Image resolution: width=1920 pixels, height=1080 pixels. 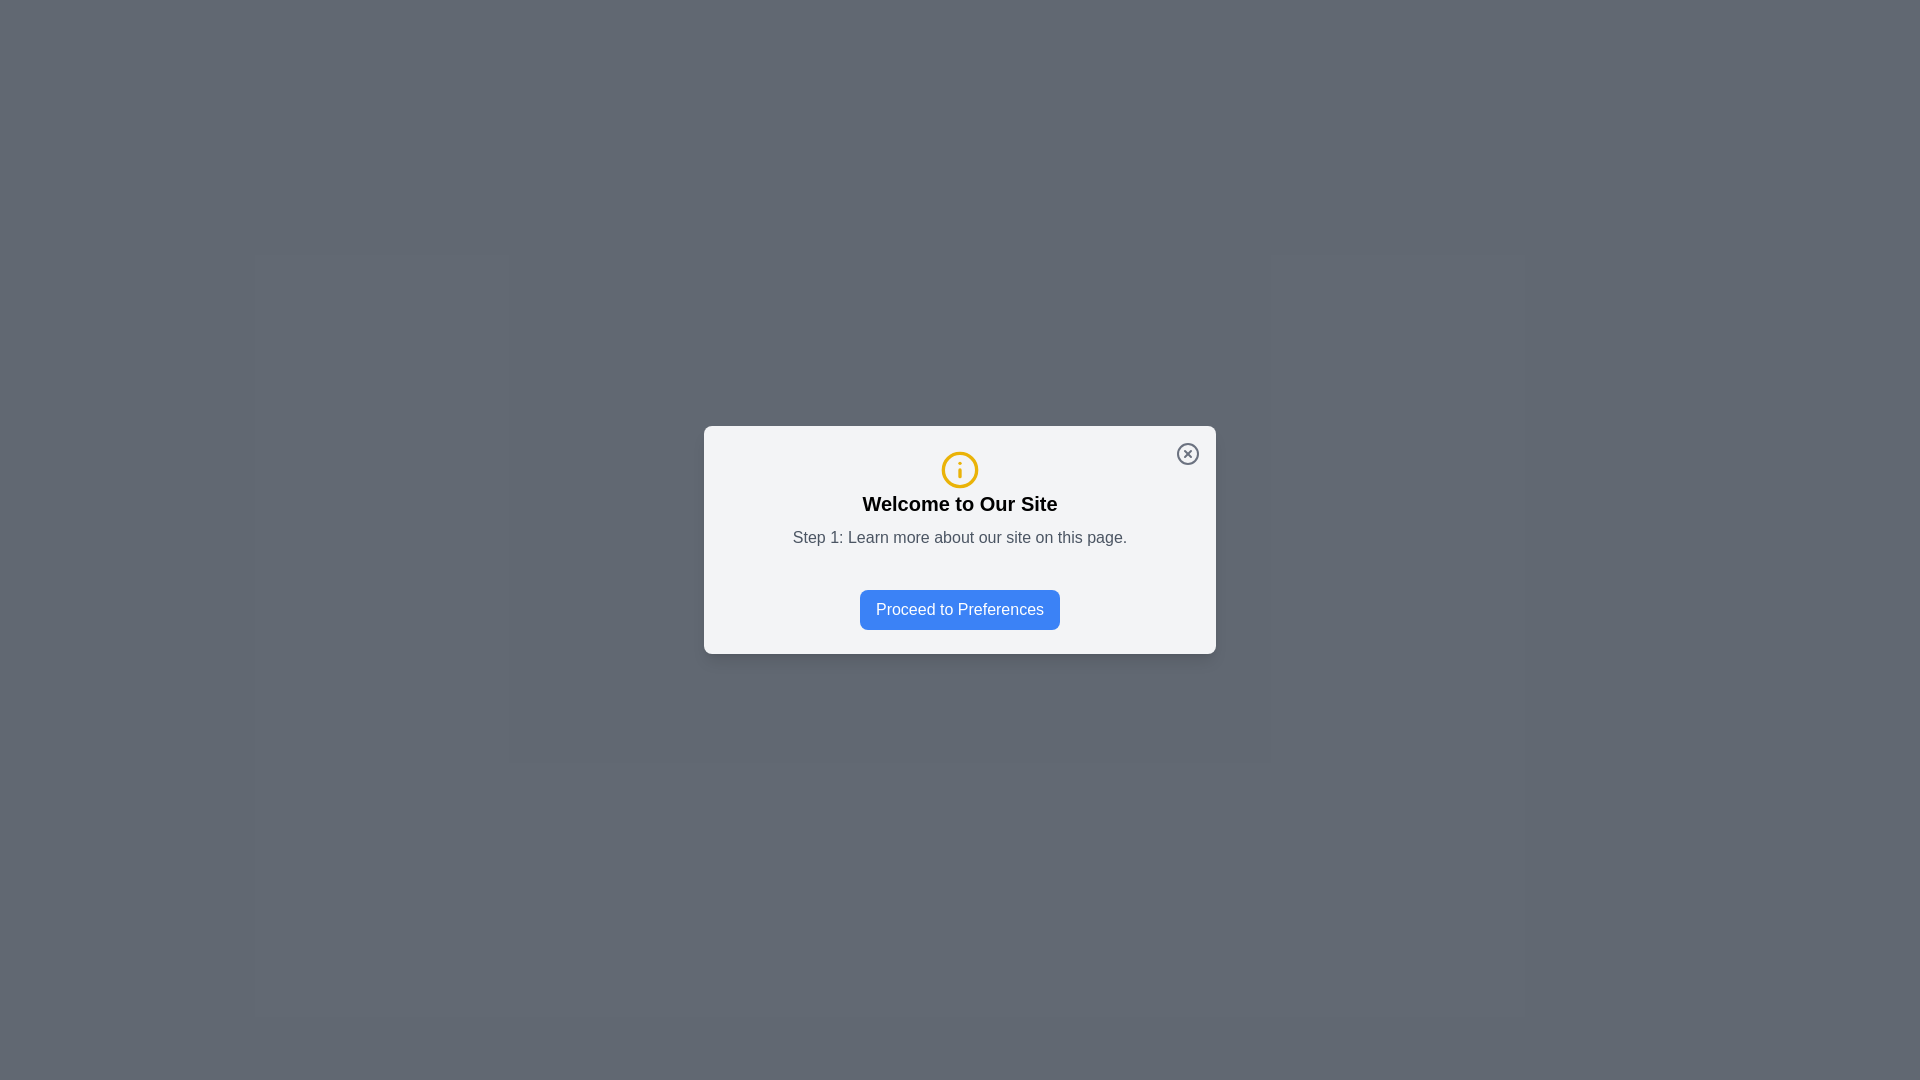 I want to click on the informational icon above the title, so click(x=960, y=470).